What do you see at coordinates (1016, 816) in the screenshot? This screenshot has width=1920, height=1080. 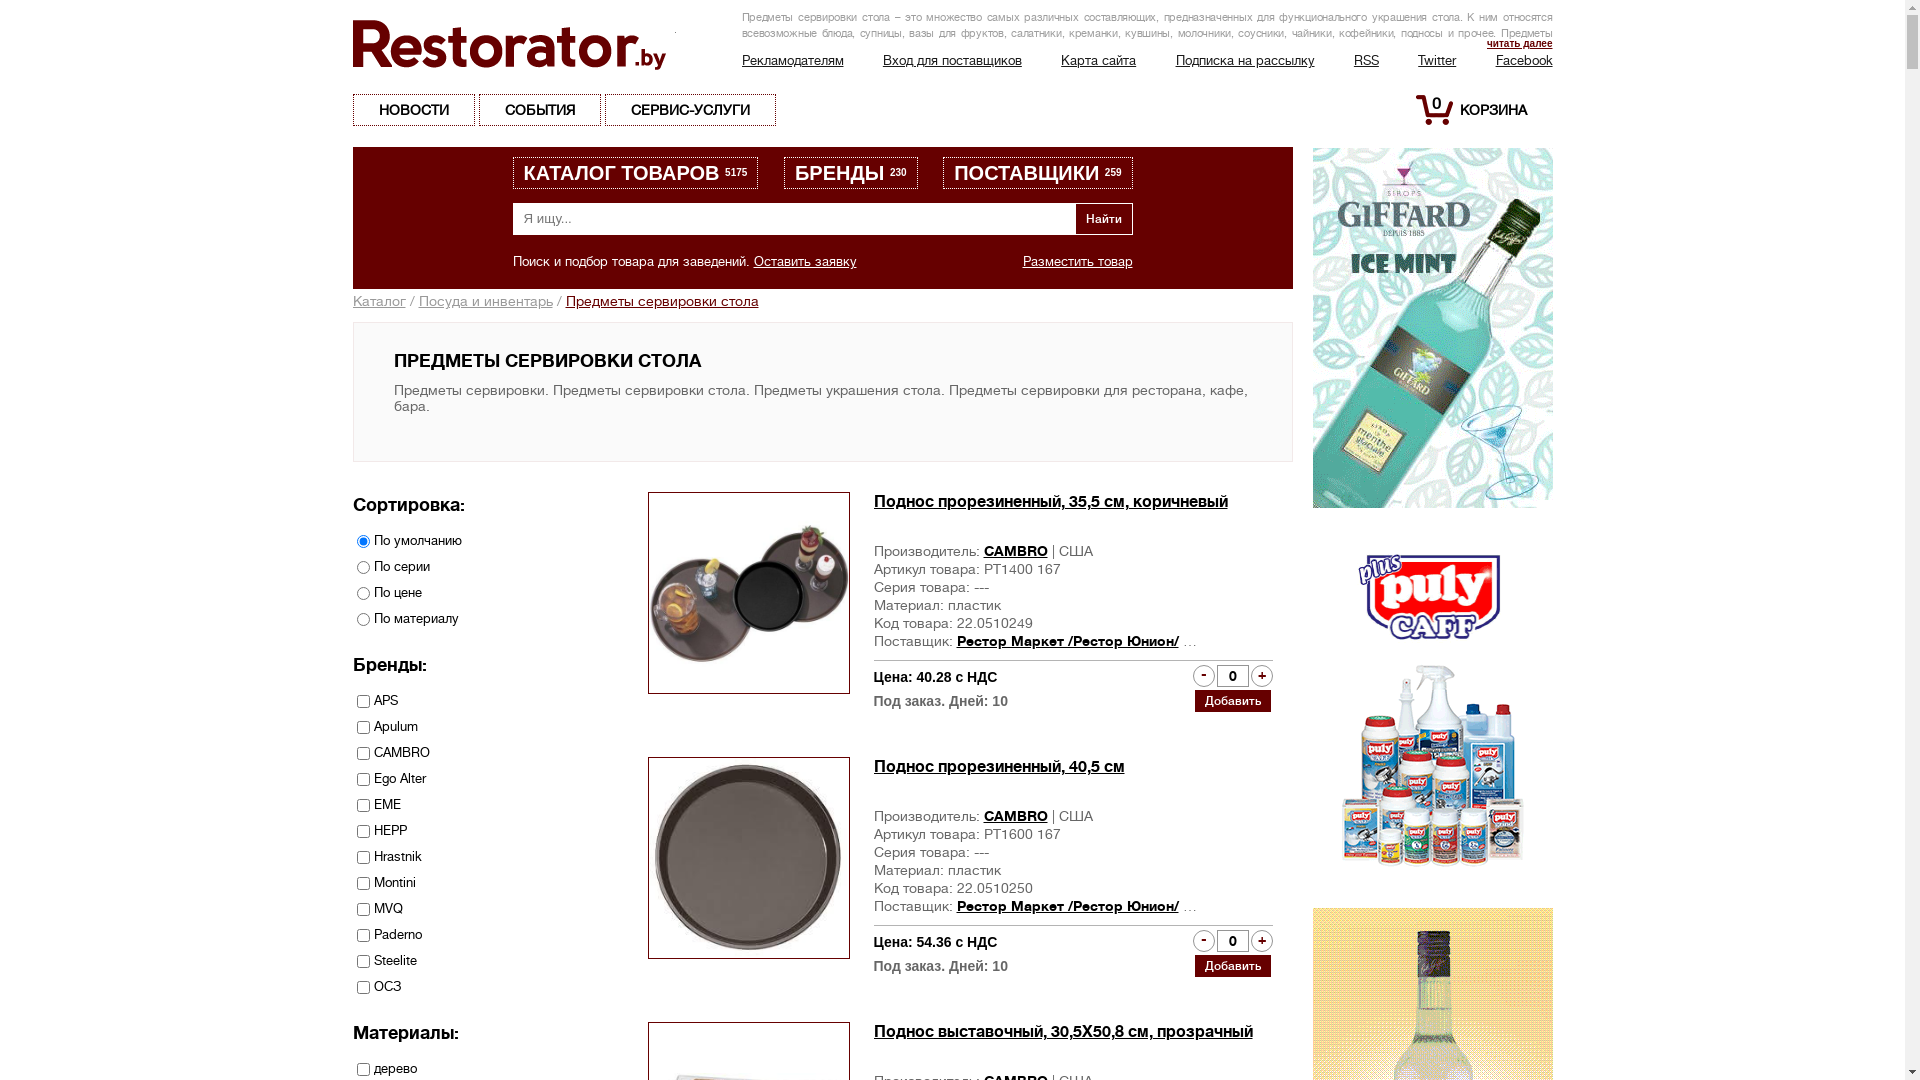 I see `'CAMBRO'` at bounding box center [1016, 816].